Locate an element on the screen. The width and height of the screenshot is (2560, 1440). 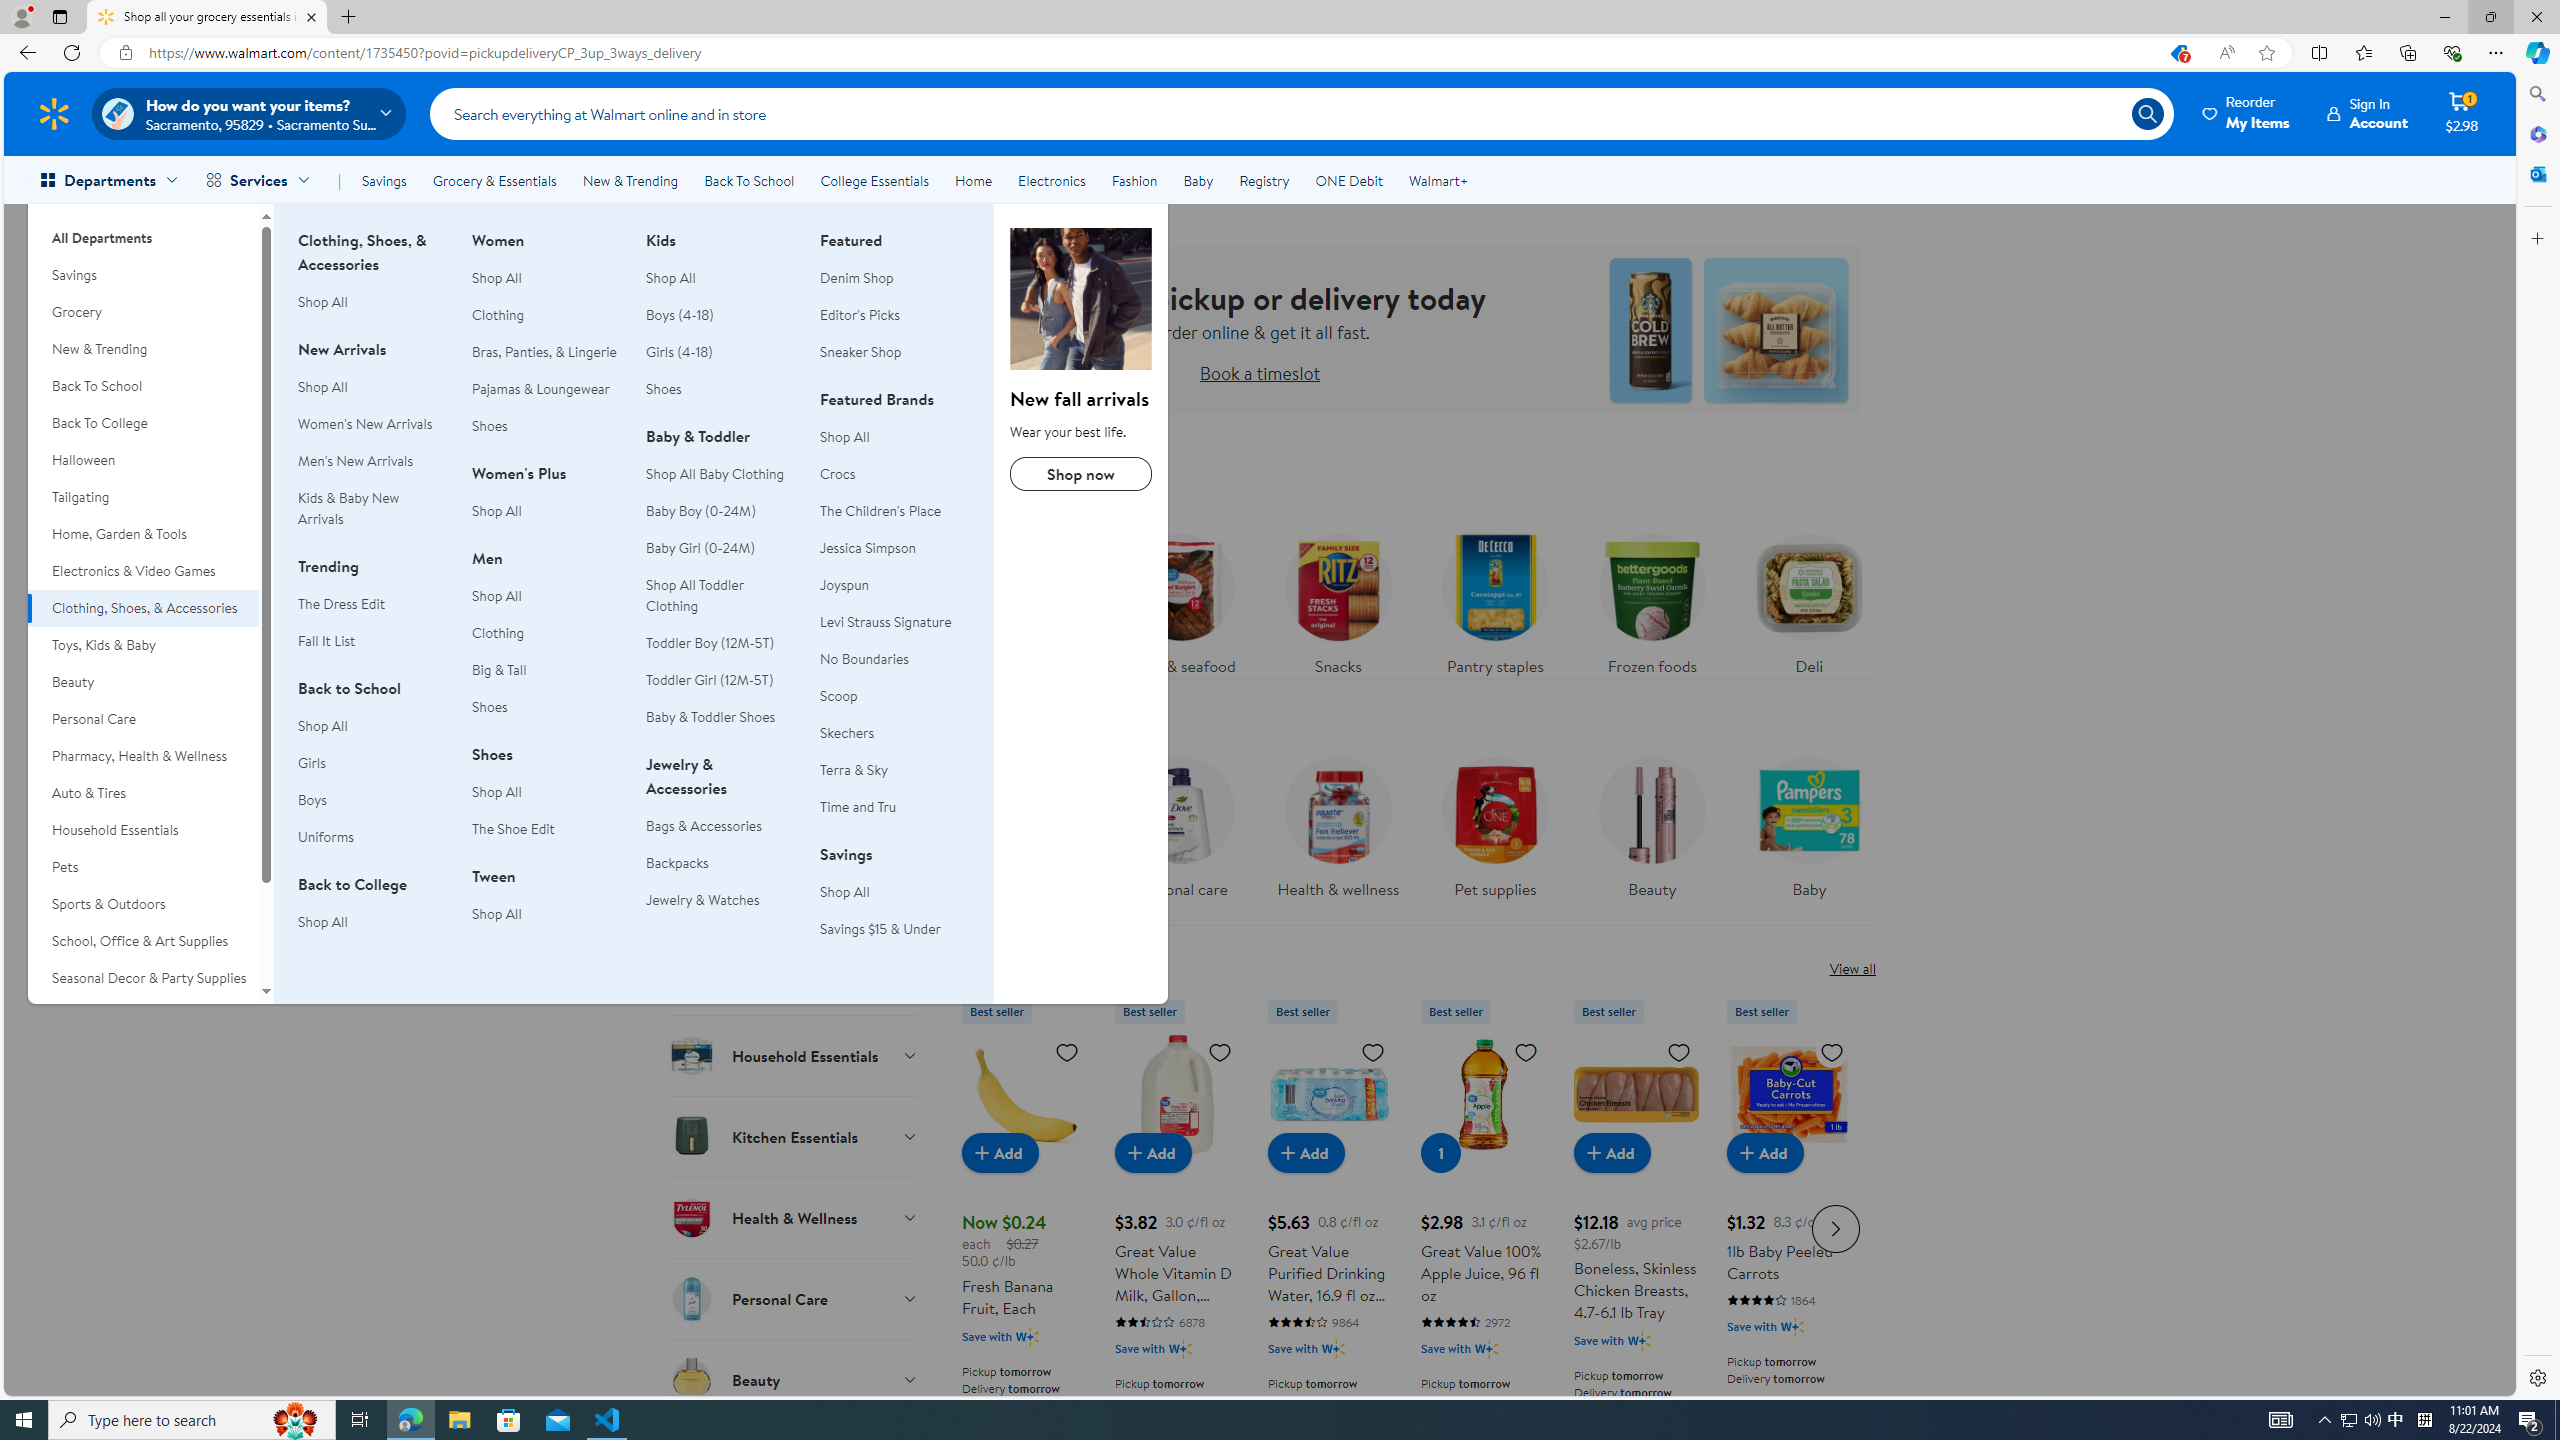
'Grocery & Essentials' is located at coordinates (493, 180).